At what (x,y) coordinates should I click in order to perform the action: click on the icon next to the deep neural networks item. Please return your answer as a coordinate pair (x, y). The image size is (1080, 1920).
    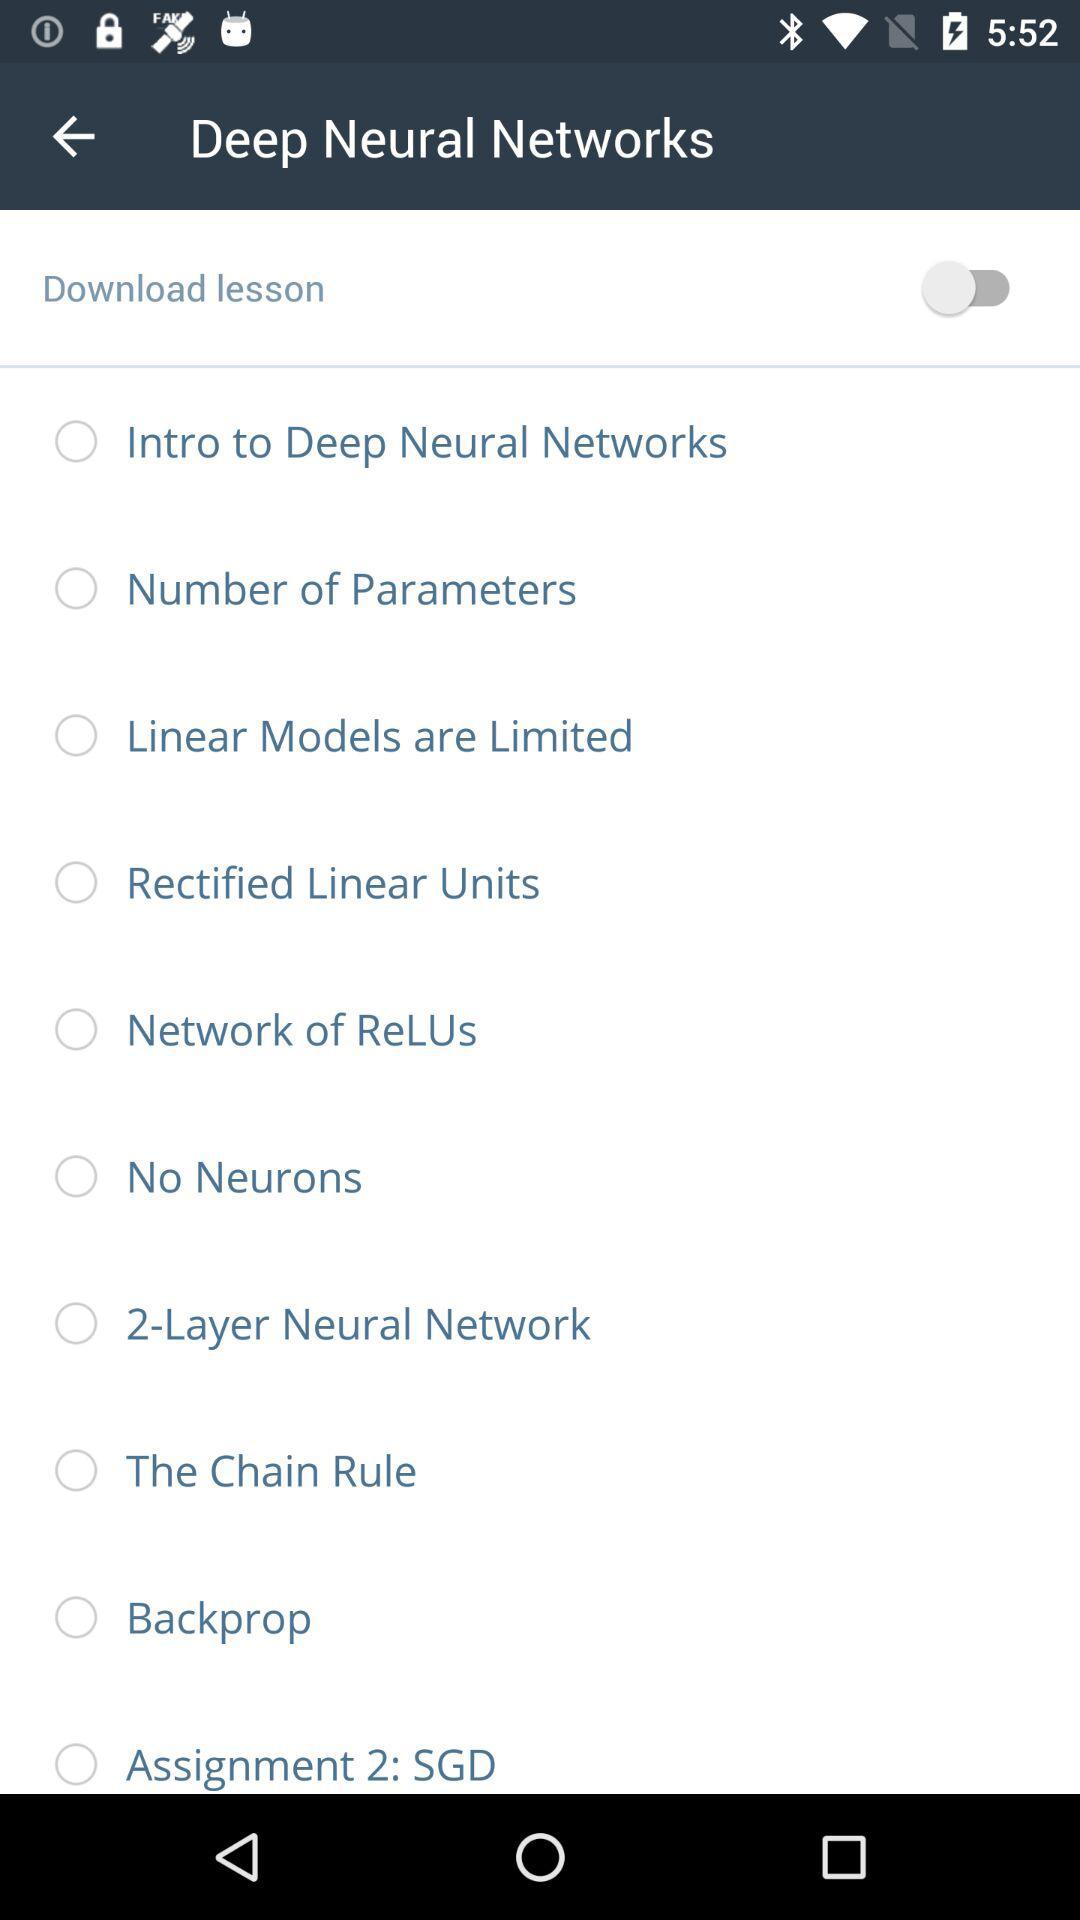
    Looking at the image, I should click on (72, 135).